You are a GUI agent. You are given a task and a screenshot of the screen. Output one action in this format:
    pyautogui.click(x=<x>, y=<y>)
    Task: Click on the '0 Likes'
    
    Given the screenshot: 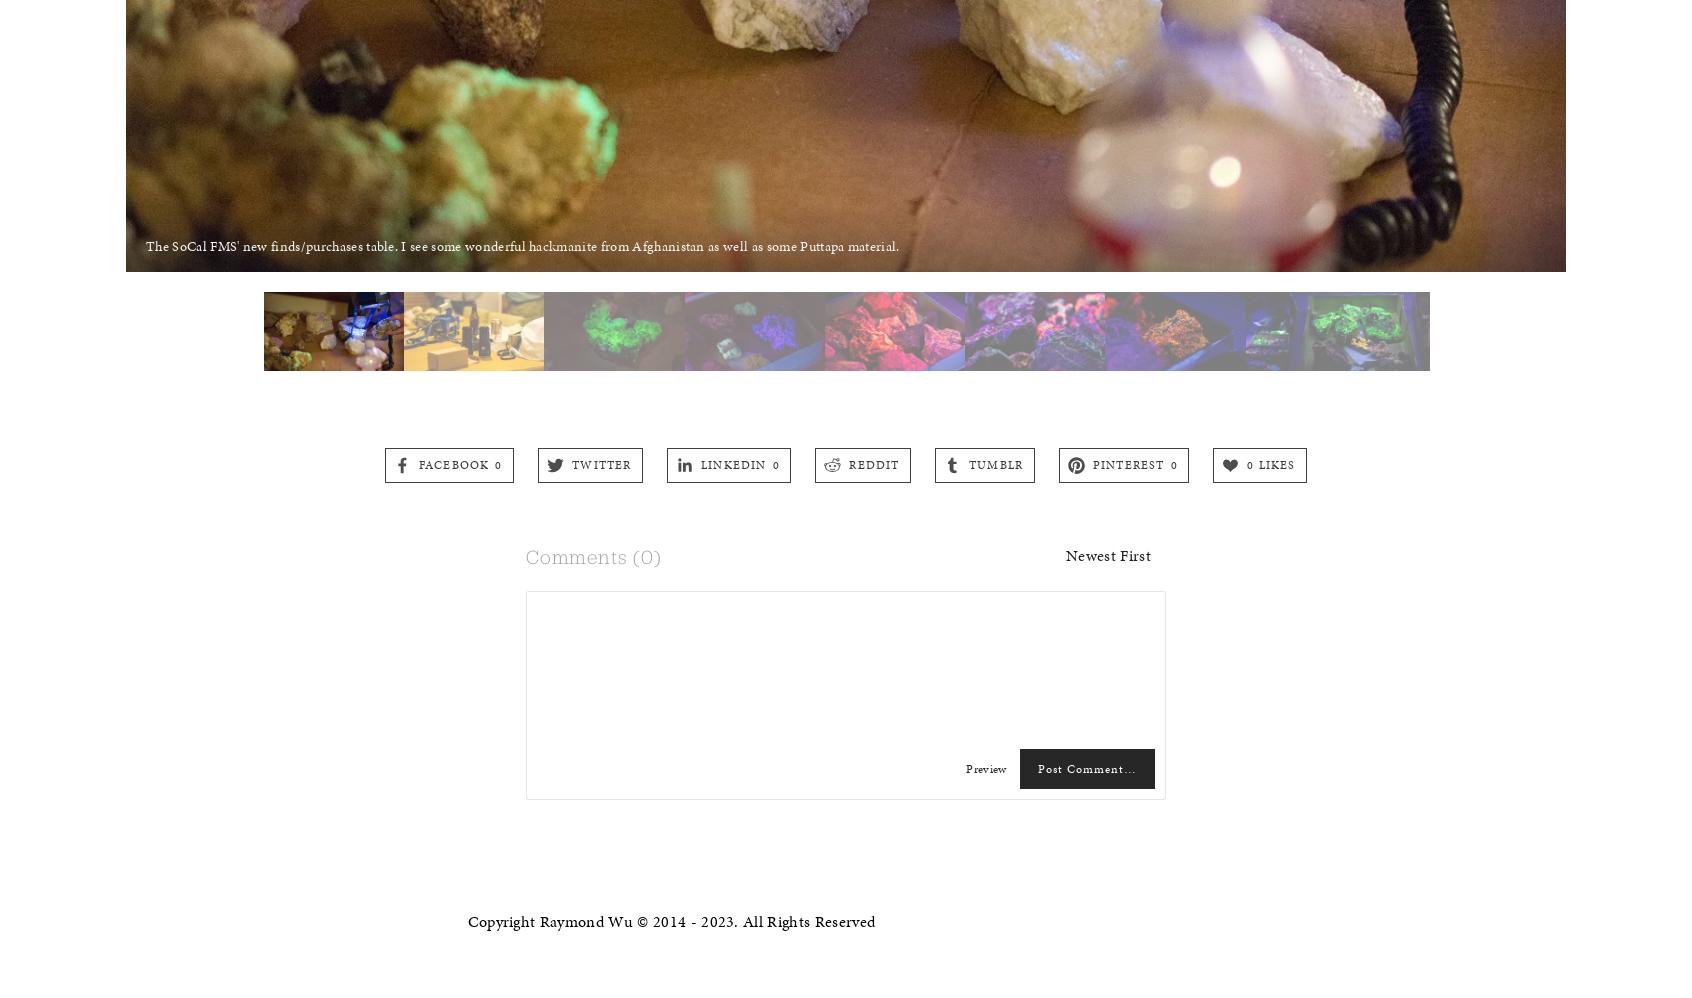 What is the action you would take?
    pyautogui.click(x=1270, y=462)
    